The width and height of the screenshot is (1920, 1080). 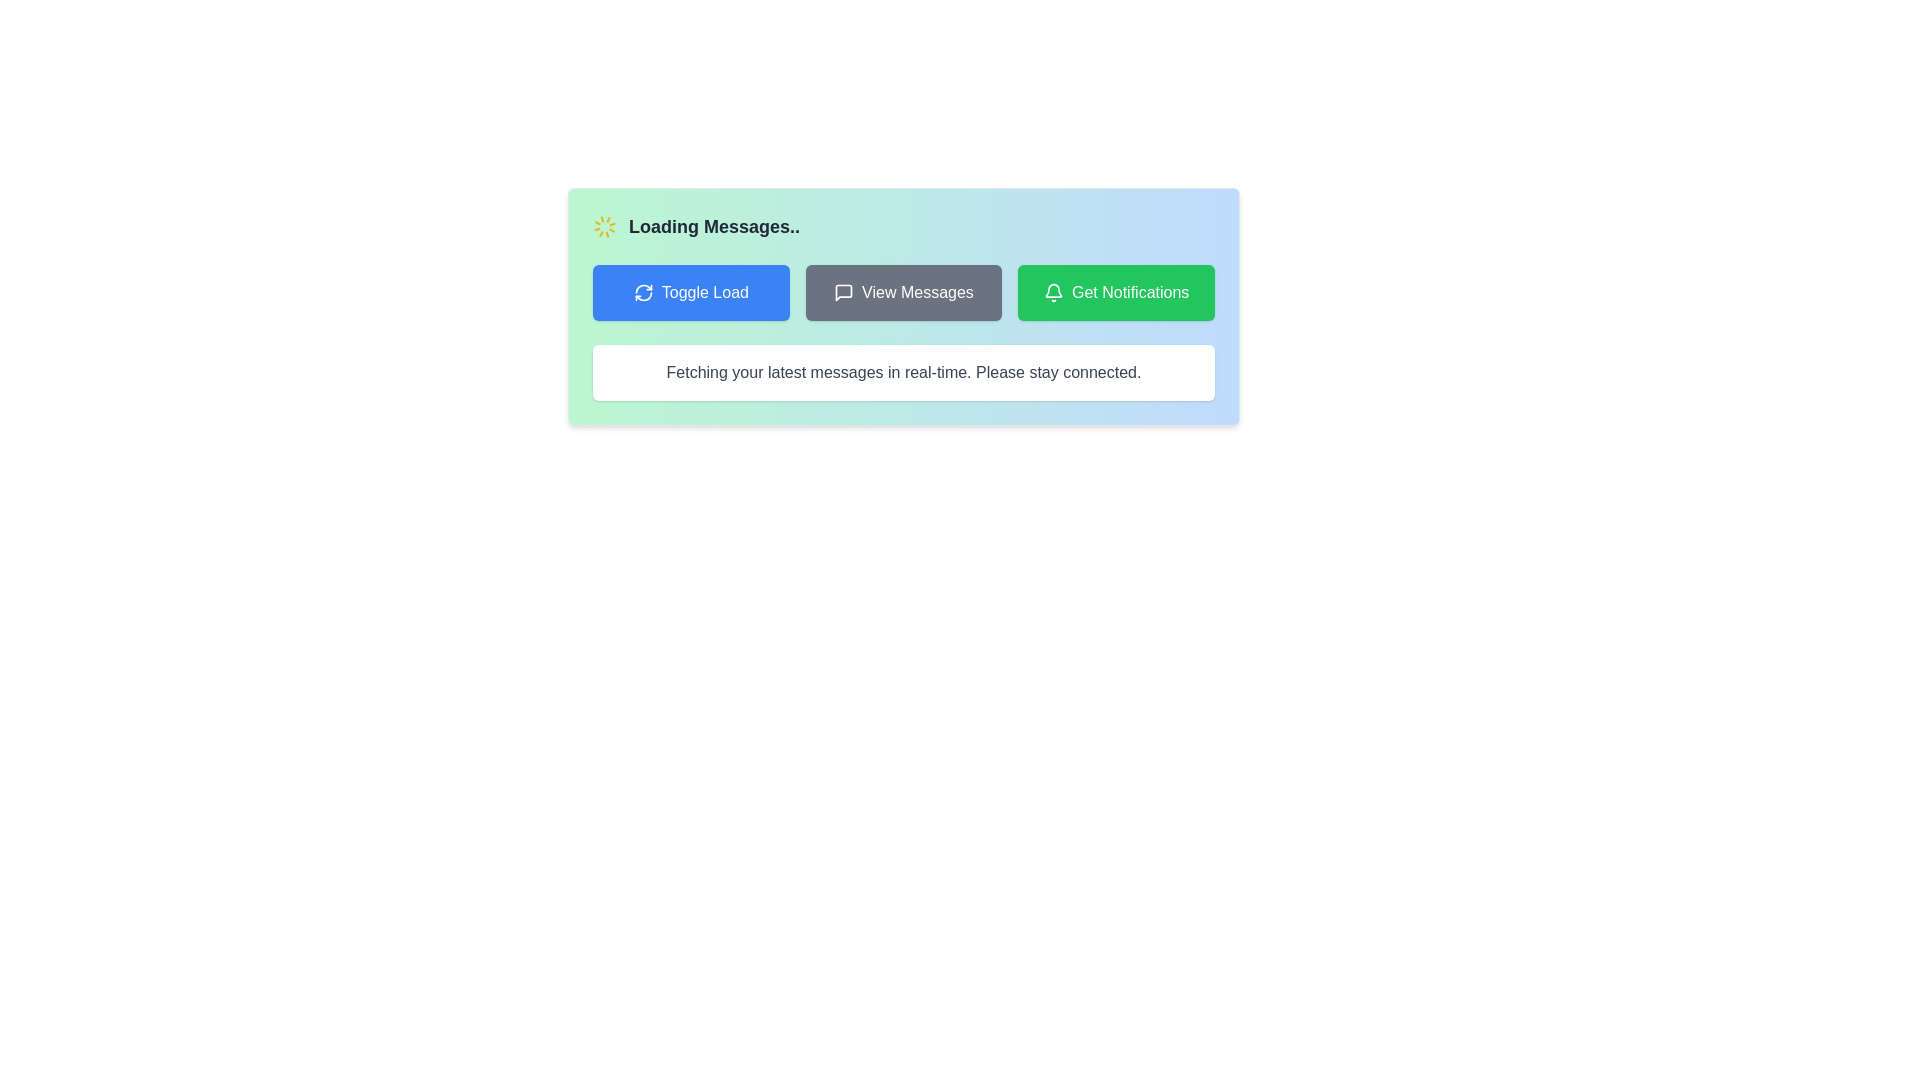 What do you see at coordinates (902, 307) in the screenshot?
I see `displayed information from the interactive informational panel that shows loading messages and notifications` at bounding box center [902, 307].